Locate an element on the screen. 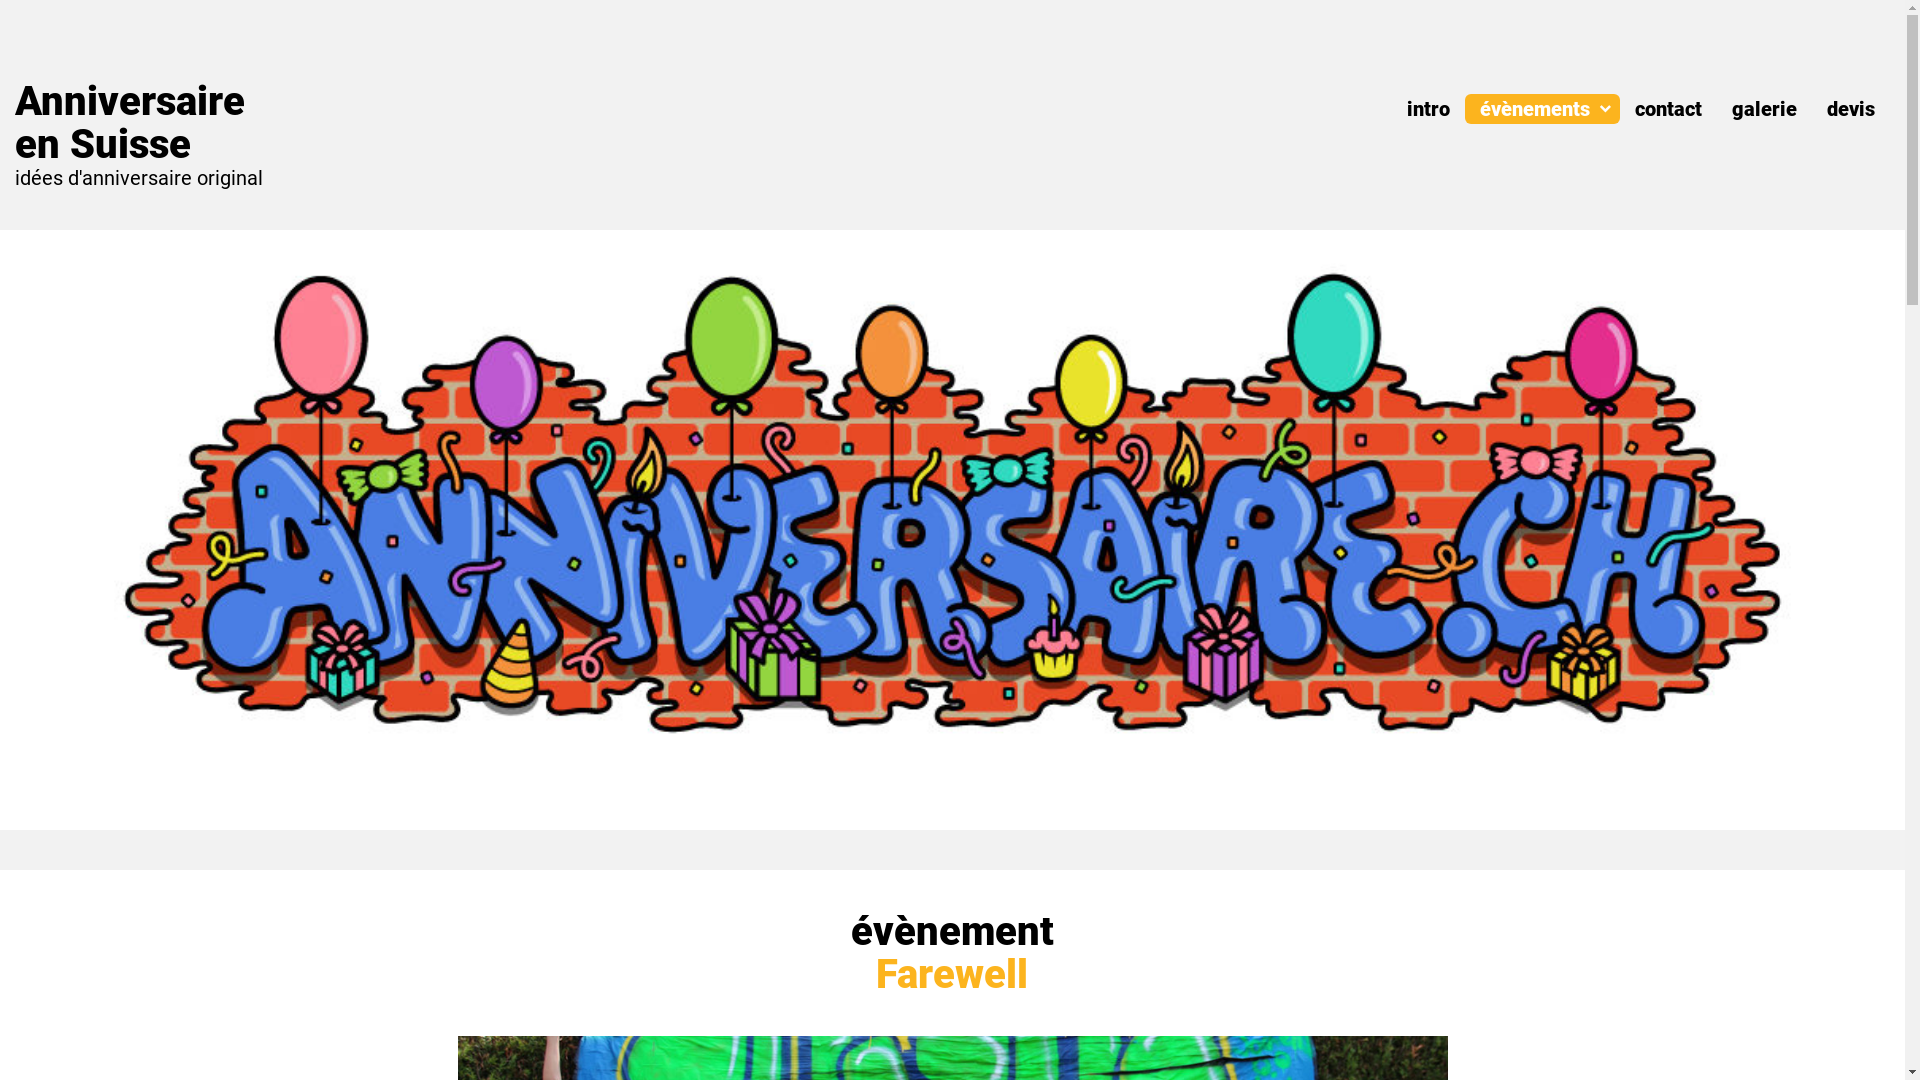  'galerie' is located at coordinates (1731, 108).